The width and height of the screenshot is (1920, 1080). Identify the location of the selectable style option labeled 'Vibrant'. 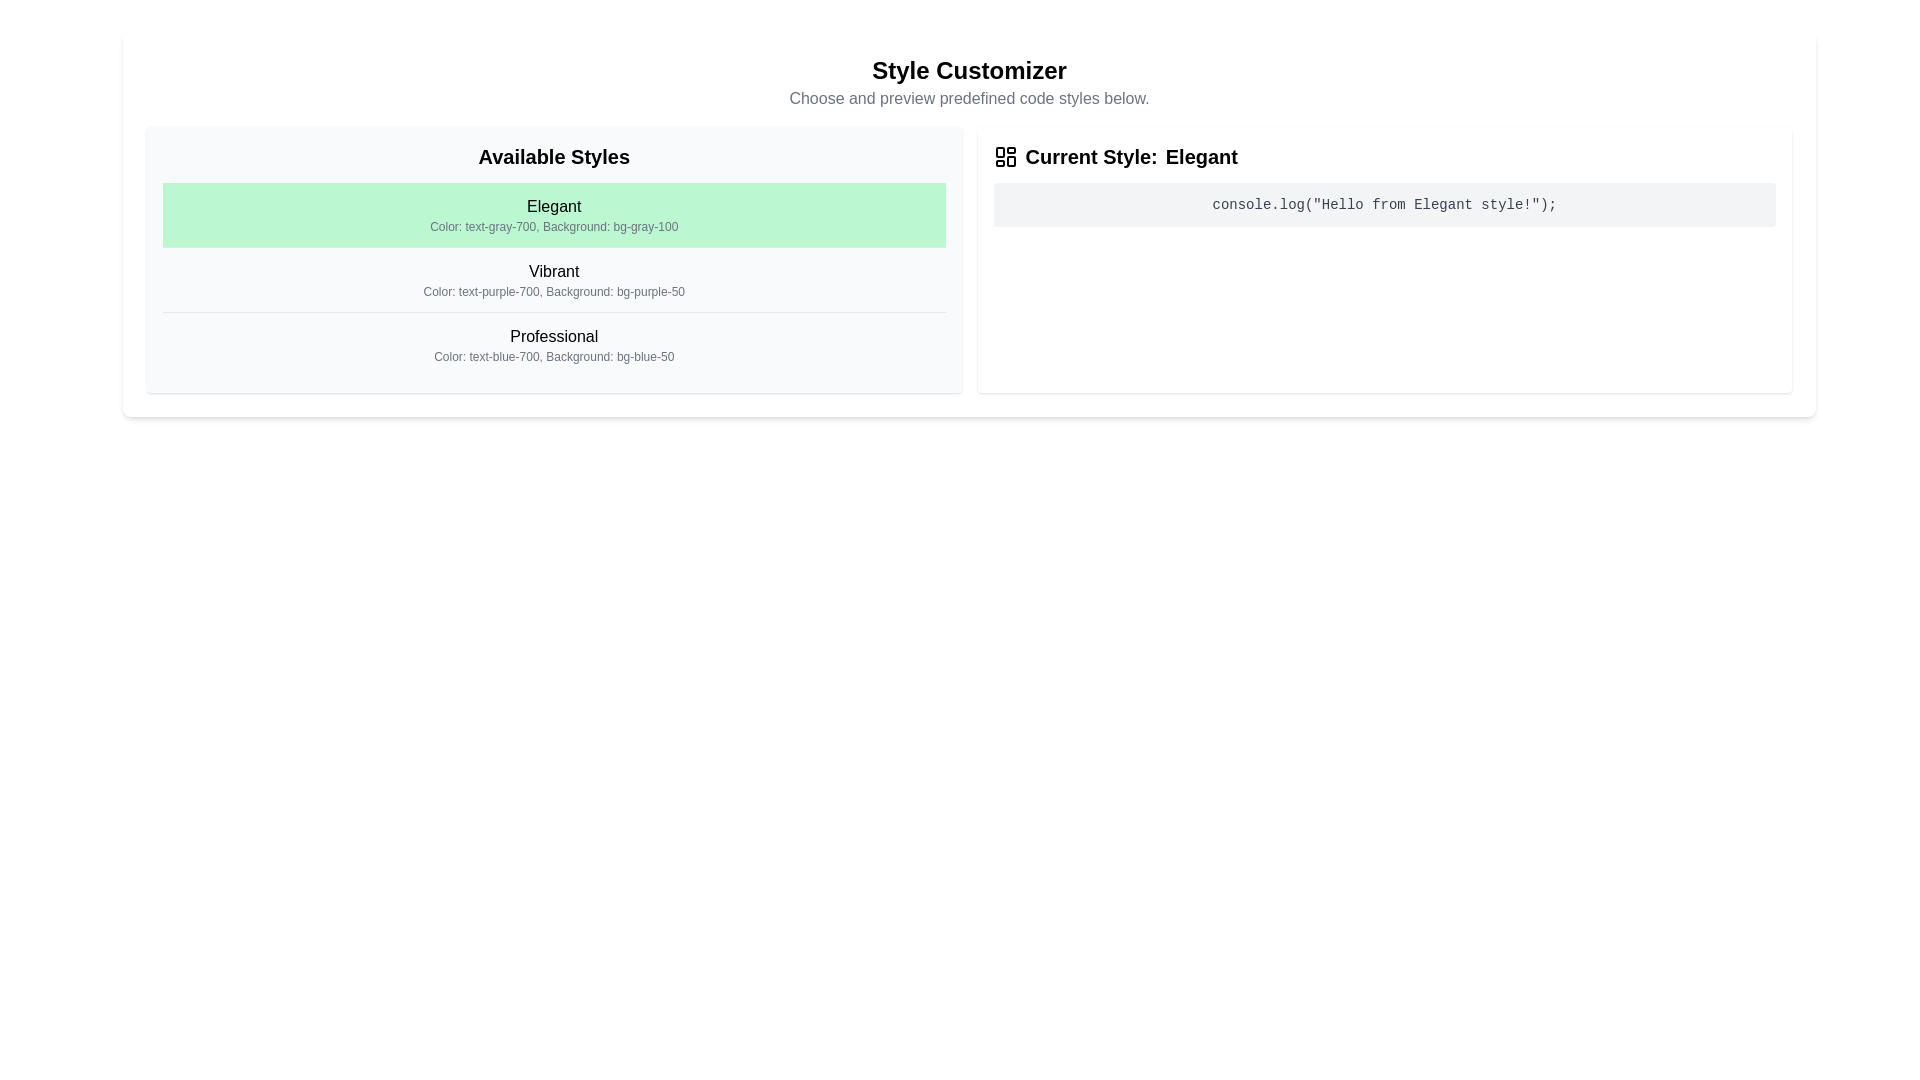
(554, 279).